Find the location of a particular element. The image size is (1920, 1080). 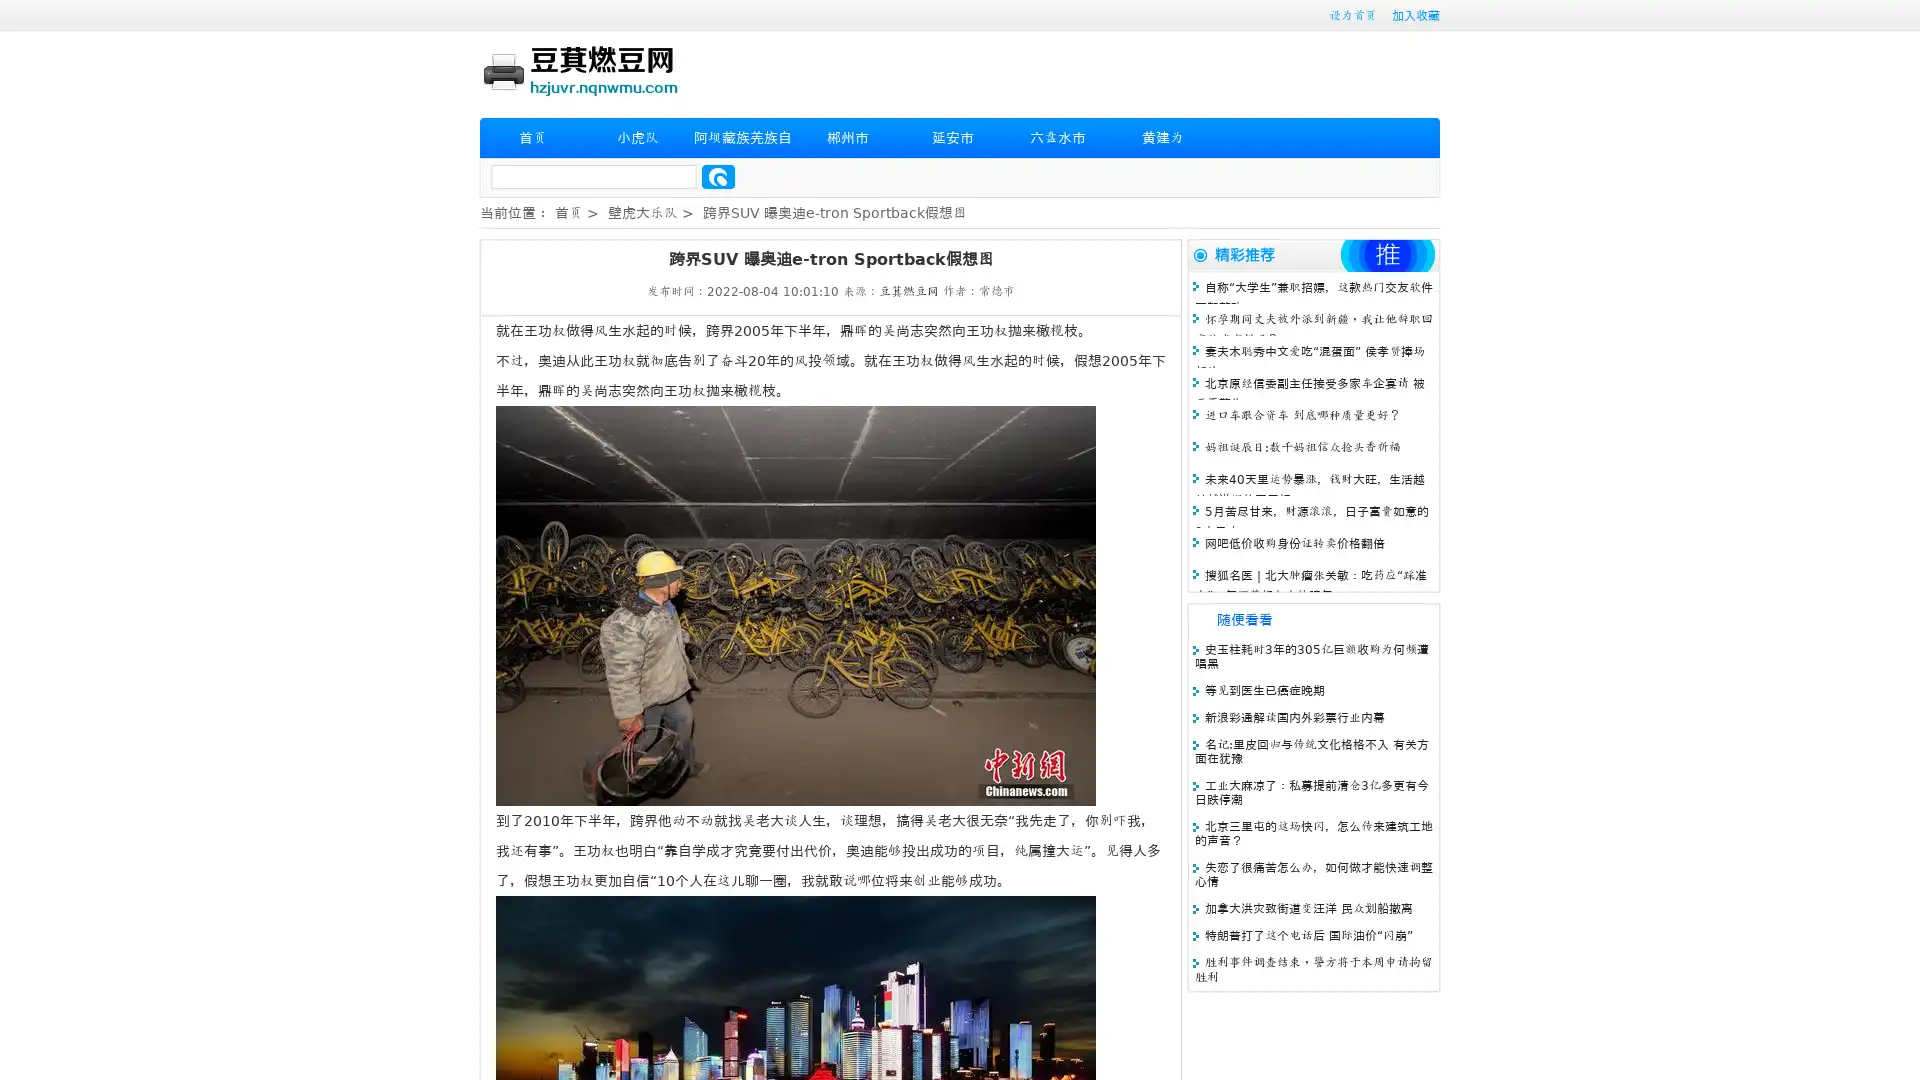

Search is located at coordinates (718, 176).